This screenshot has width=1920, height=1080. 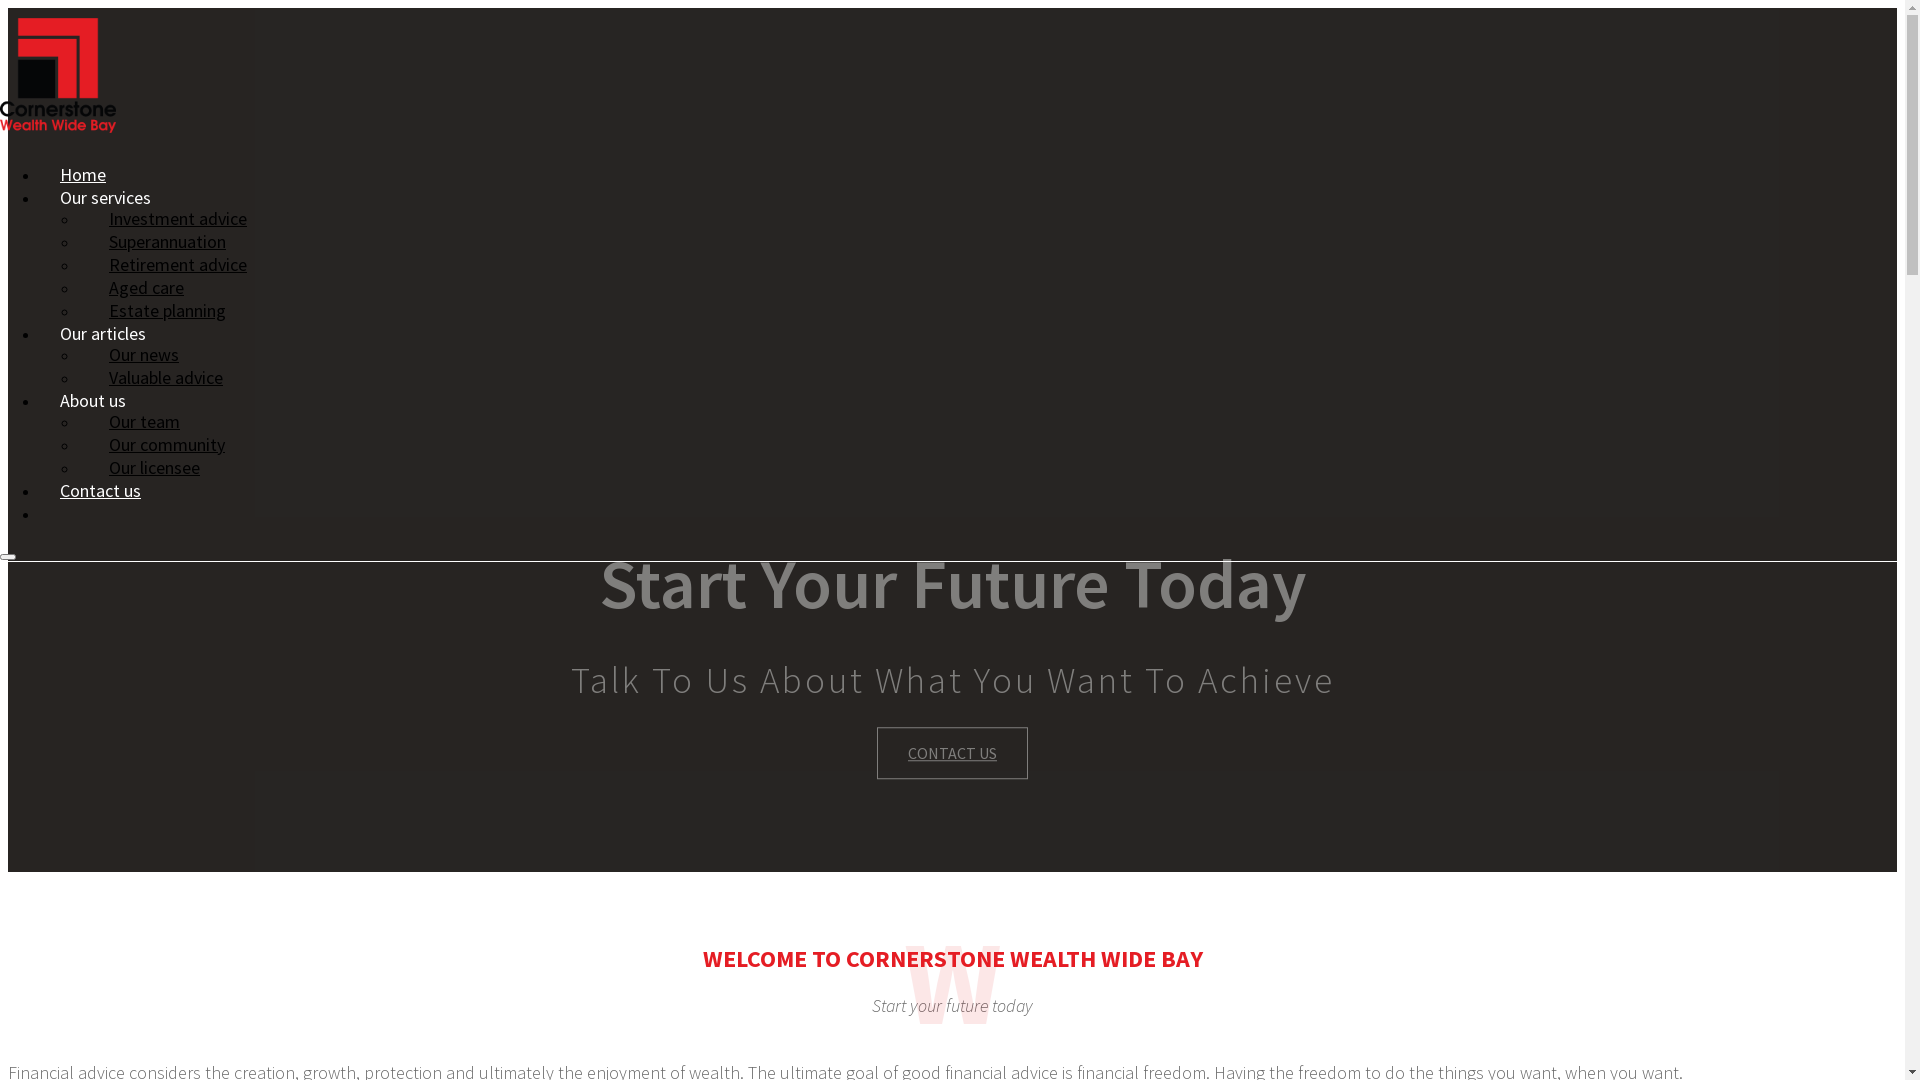 I want to click on 'Retirement advice', so click(x=177, y=263).